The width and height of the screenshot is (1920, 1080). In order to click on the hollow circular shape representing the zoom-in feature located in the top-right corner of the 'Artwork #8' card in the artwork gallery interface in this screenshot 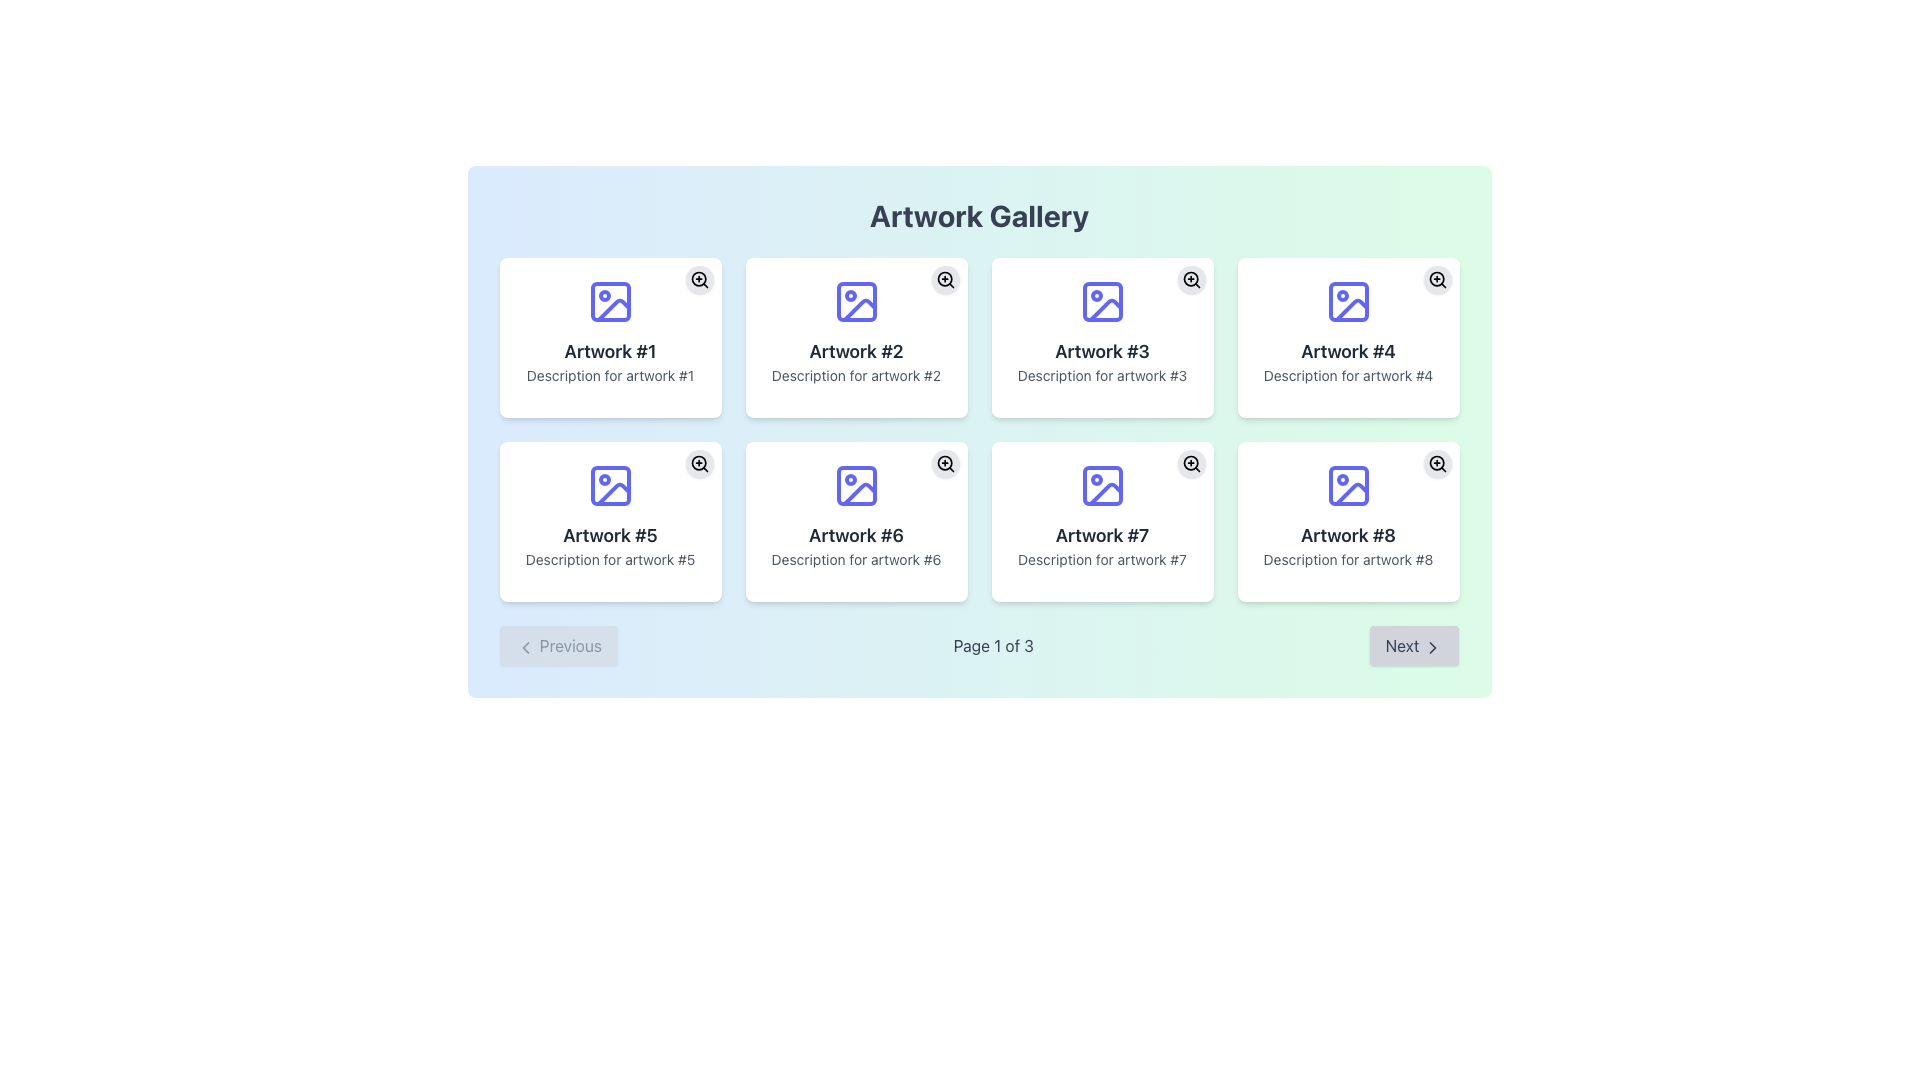, I will do `click(1435, 463)`.